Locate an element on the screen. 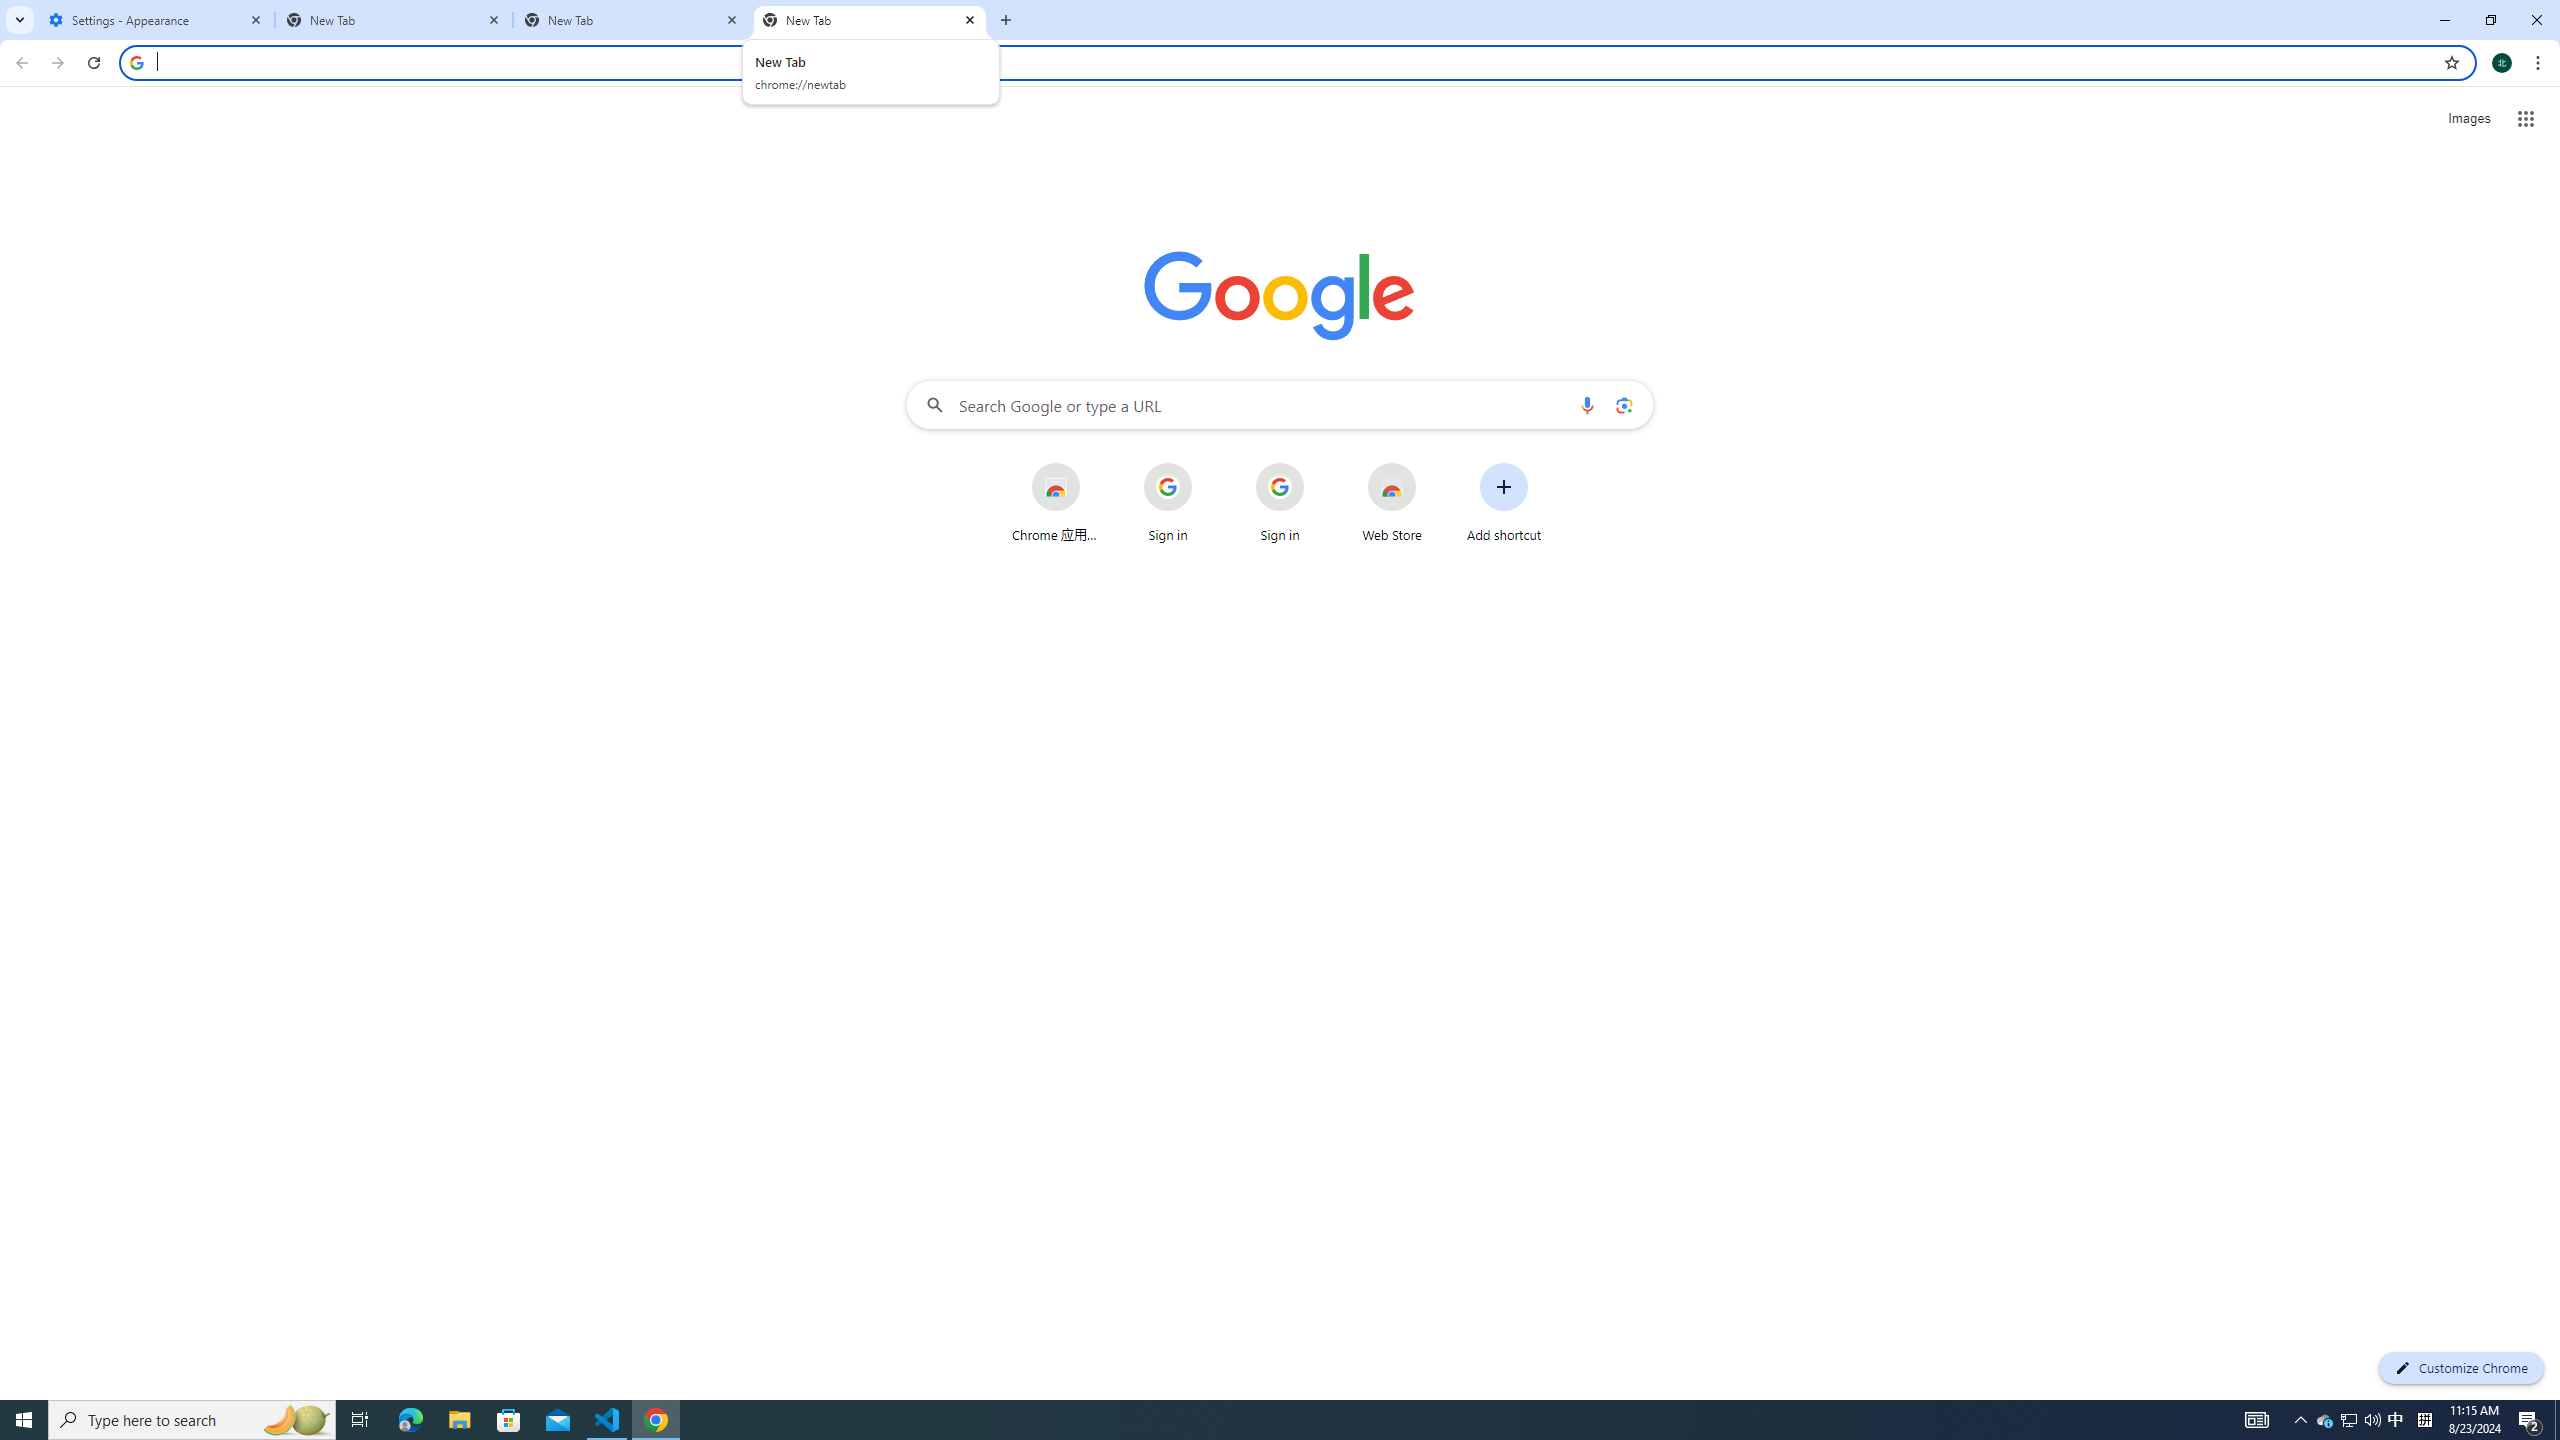 This screenshot has height=1440, width=2560. 'More actions for Sign in shortcut' is located at coordinates (1318, 464).